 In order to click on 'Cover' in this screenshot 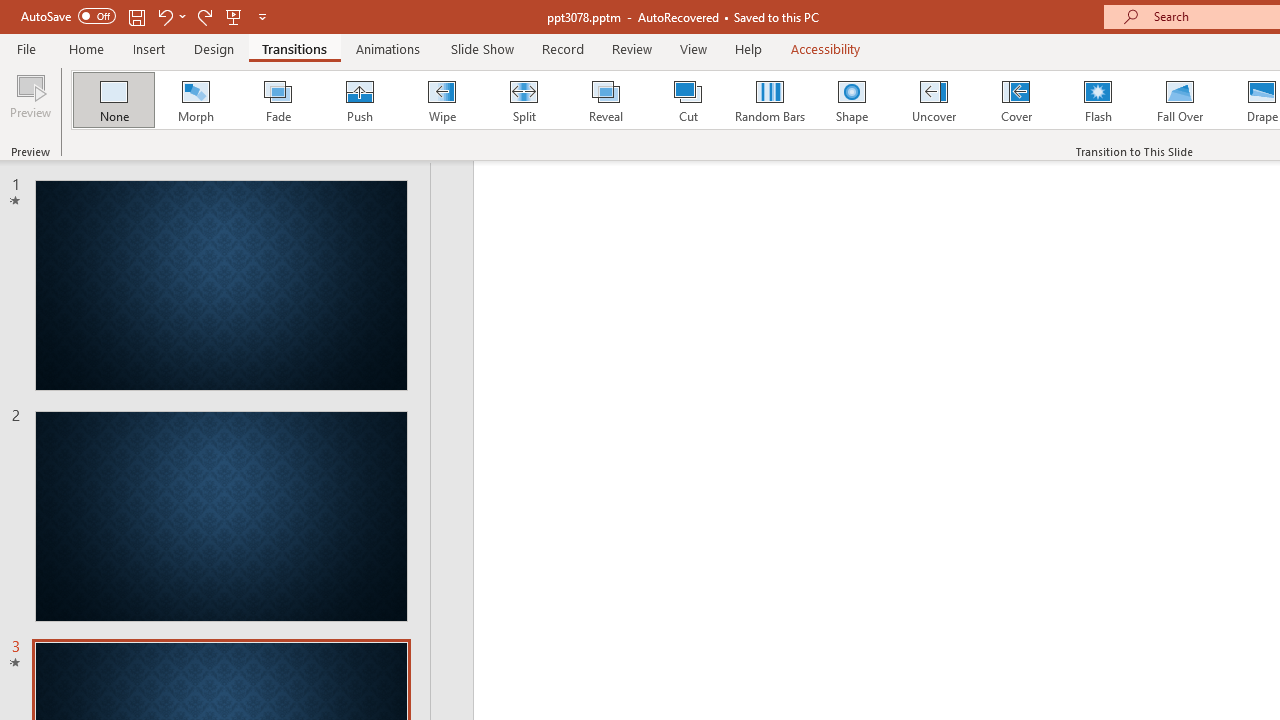, I will do `click(1016, 100)`.